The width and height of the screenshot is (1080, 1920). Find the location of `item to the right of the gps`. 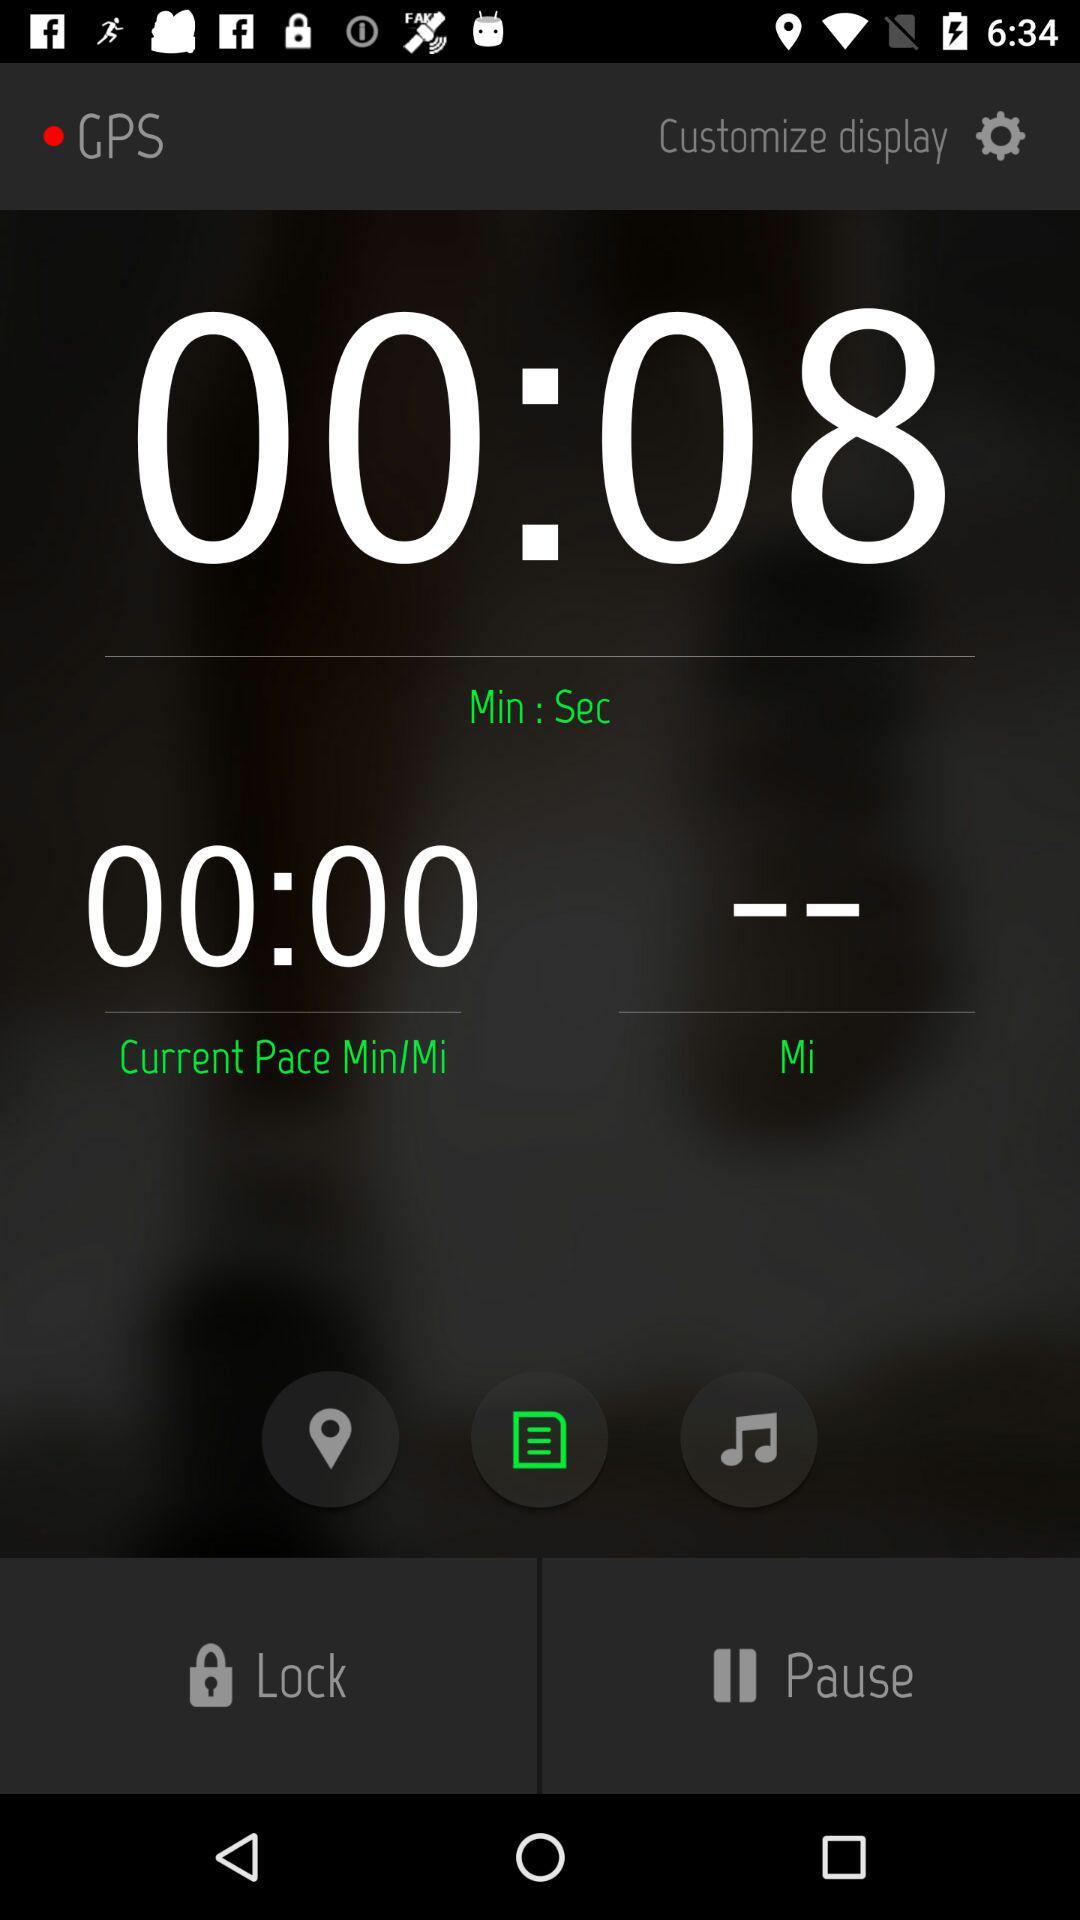

item to the right of the gps is located at coordinates (855, 135).